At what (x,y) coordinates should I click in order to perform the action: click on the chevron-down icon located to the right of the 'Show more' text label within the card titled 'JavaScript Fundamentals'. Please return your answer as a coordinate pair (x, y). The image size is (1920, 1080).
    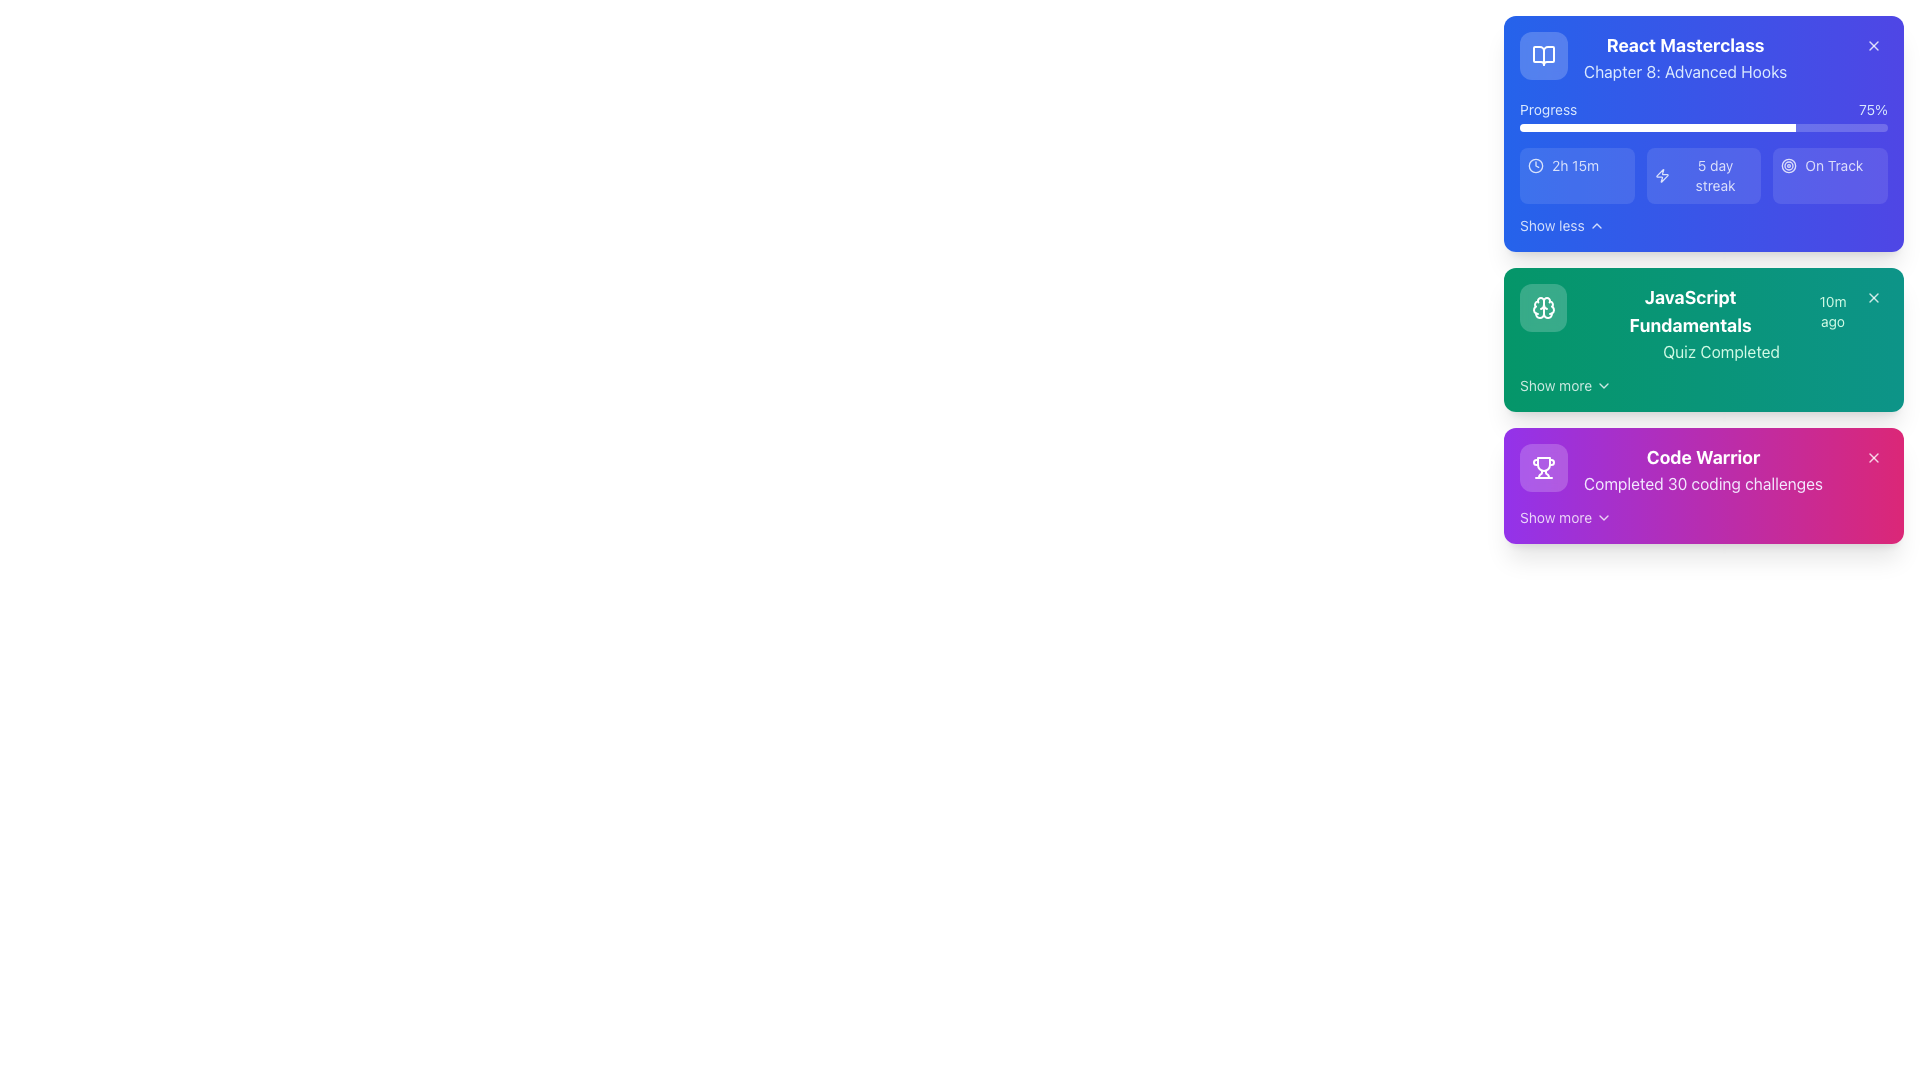
    Looking at the image, I should click on (1604, 385).